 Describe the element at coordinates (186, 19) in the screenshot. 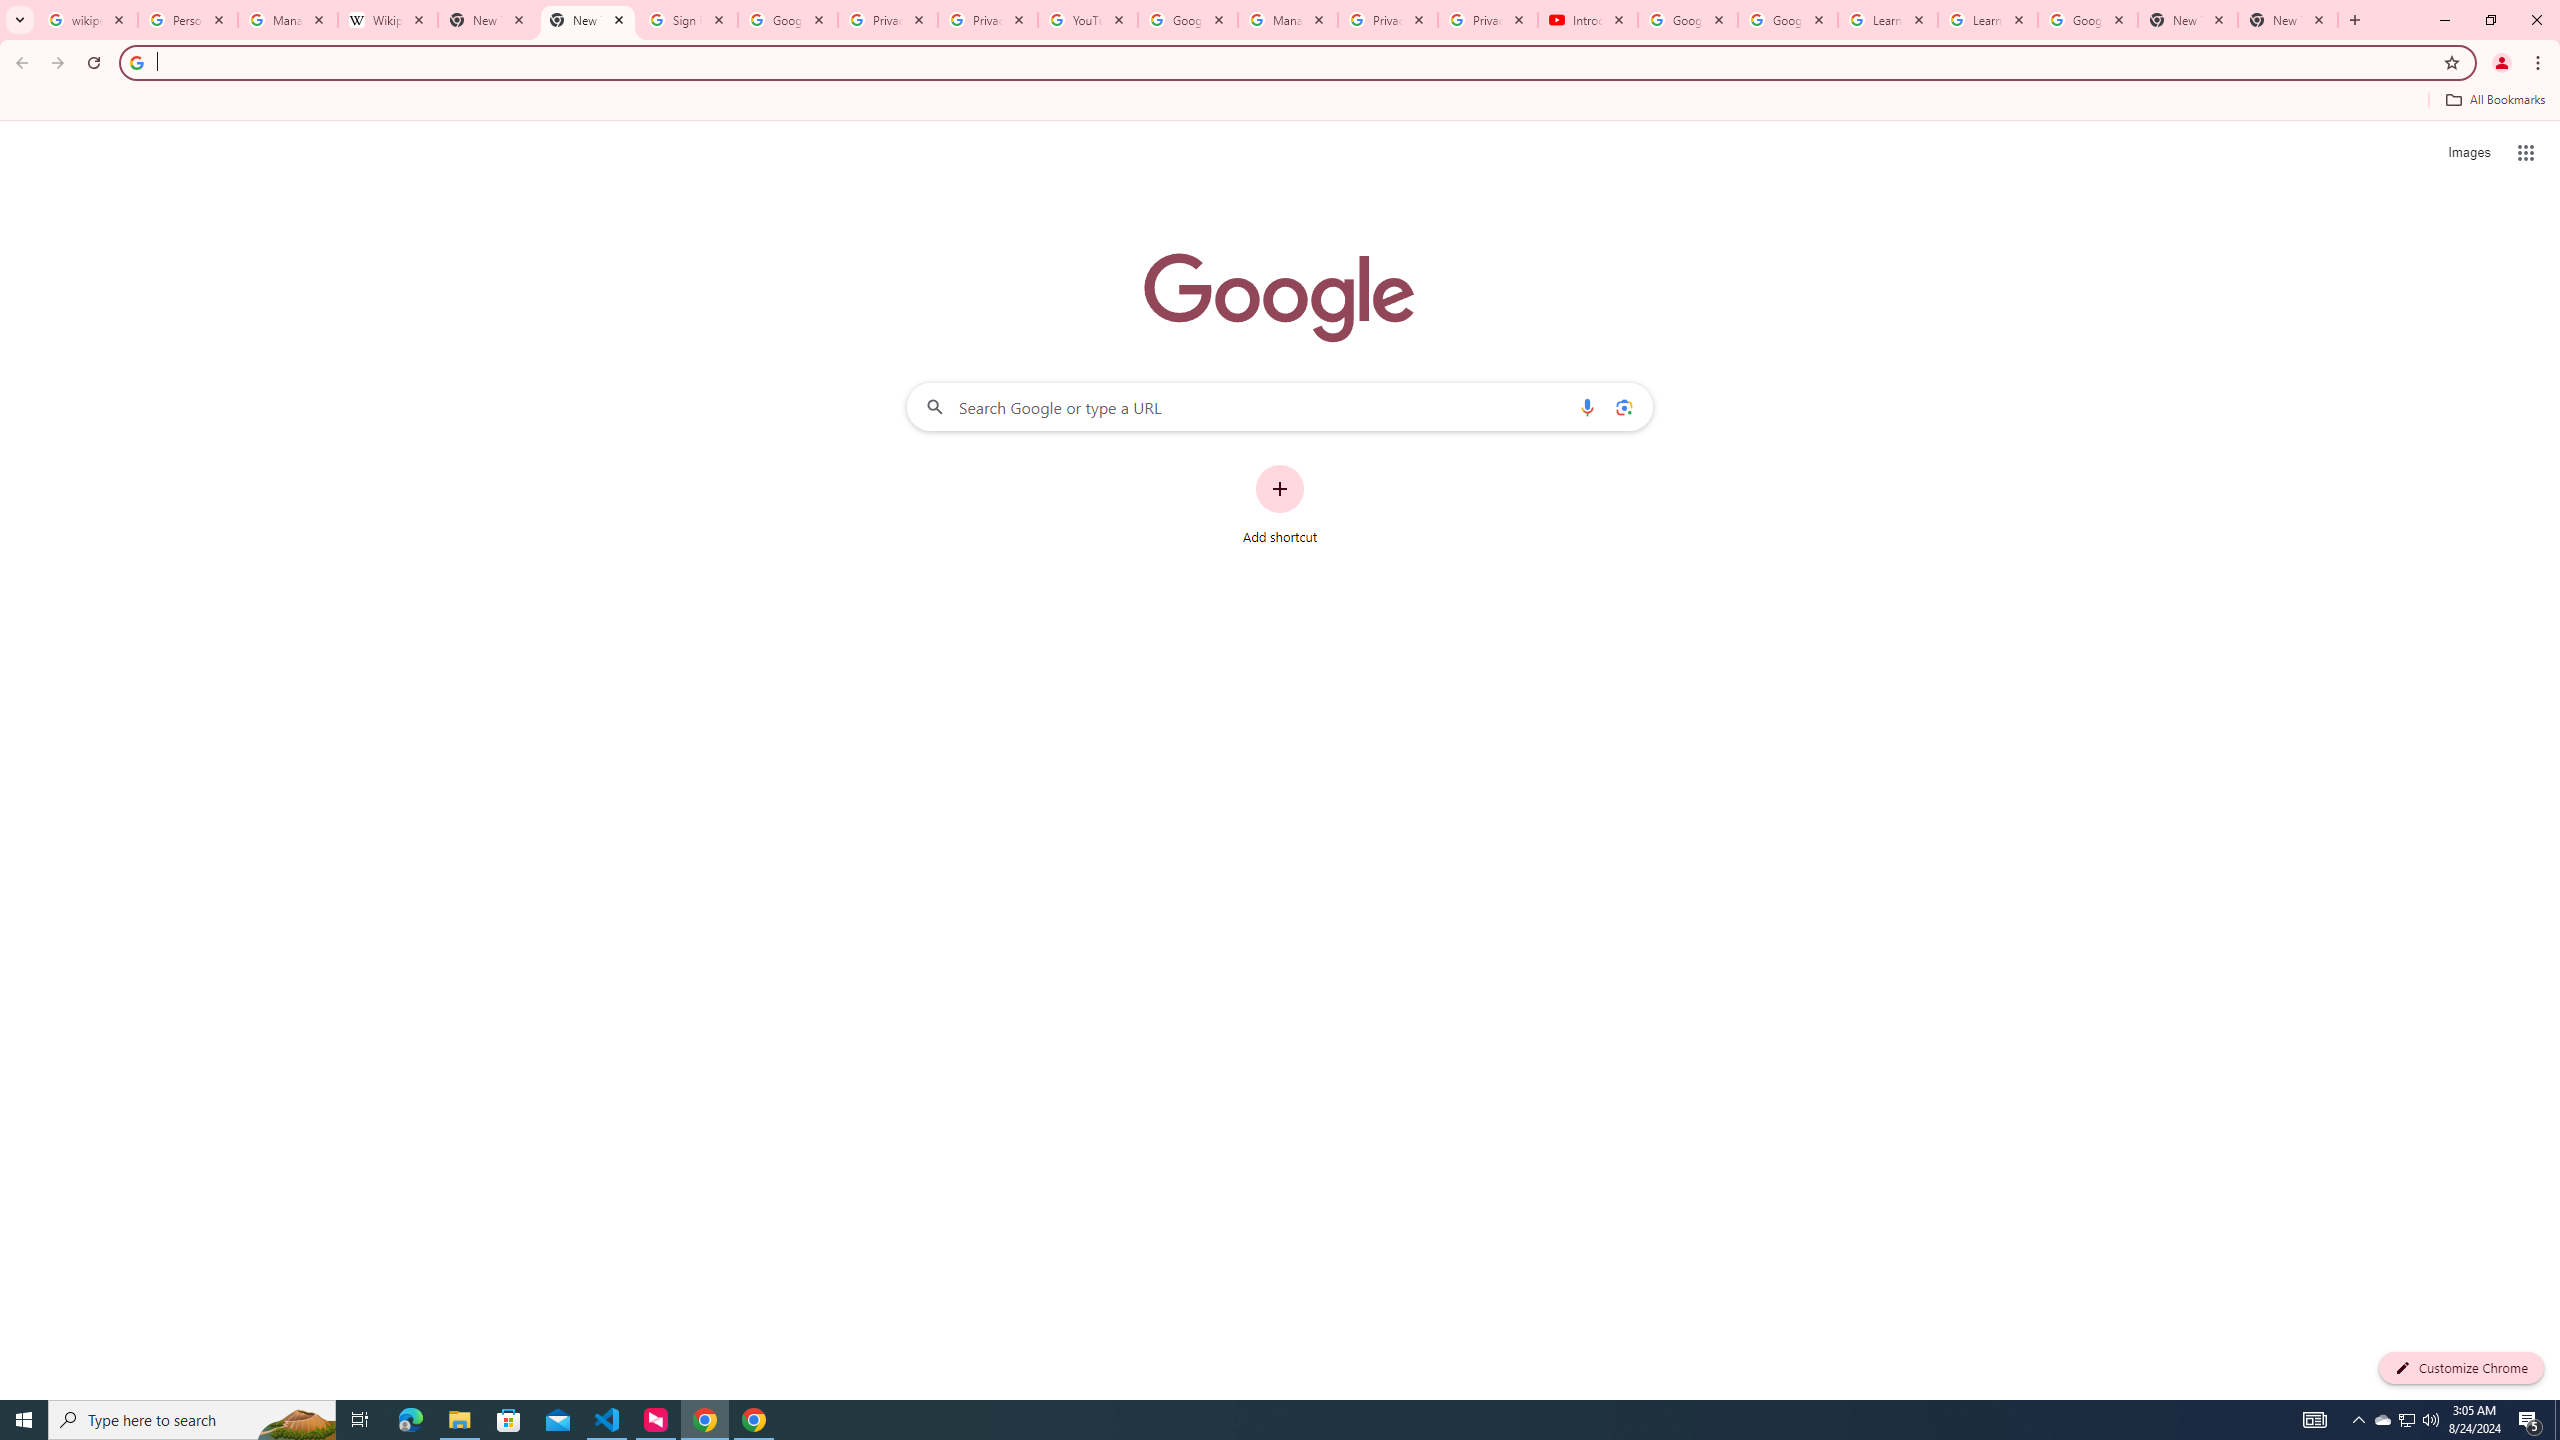

I see `'Personalization & Google Search results - Google Search Help'` at that location.